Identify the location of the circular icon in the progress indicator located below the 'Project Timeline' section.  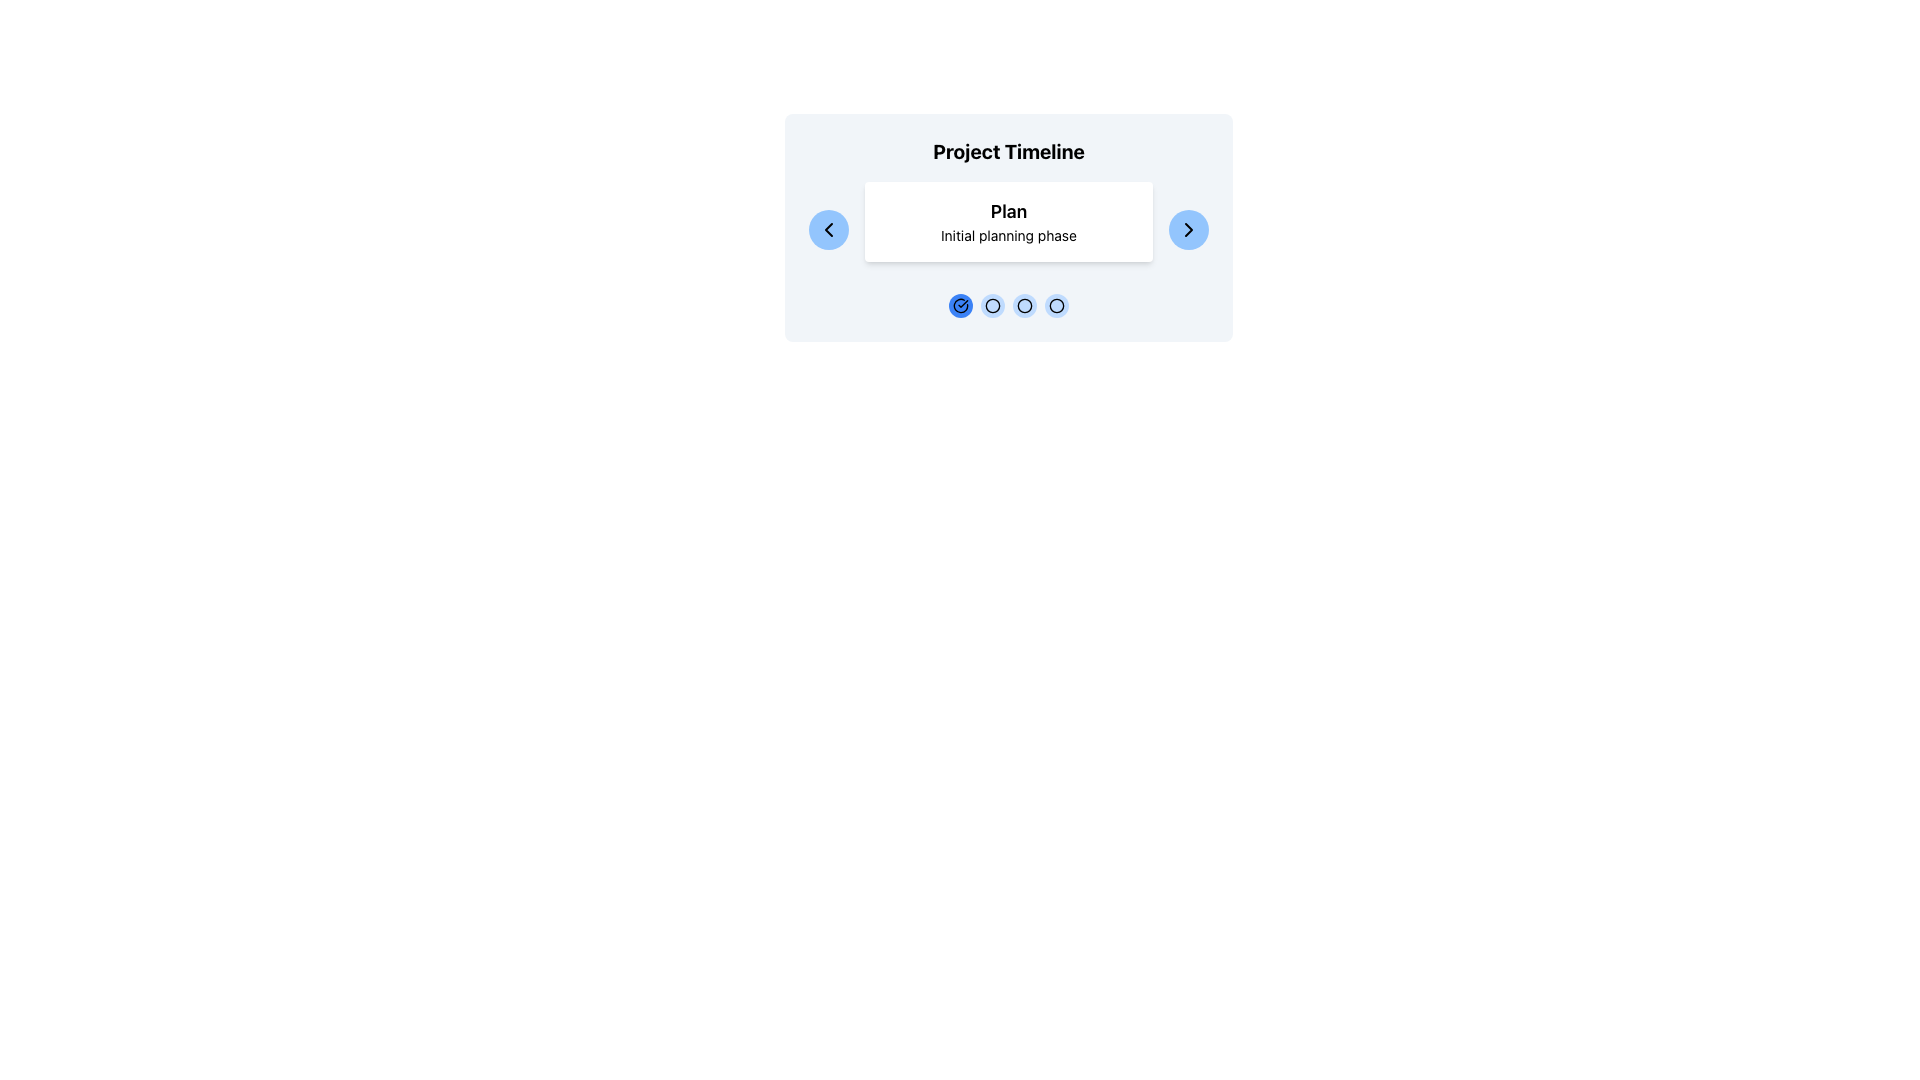
(1008, 305).